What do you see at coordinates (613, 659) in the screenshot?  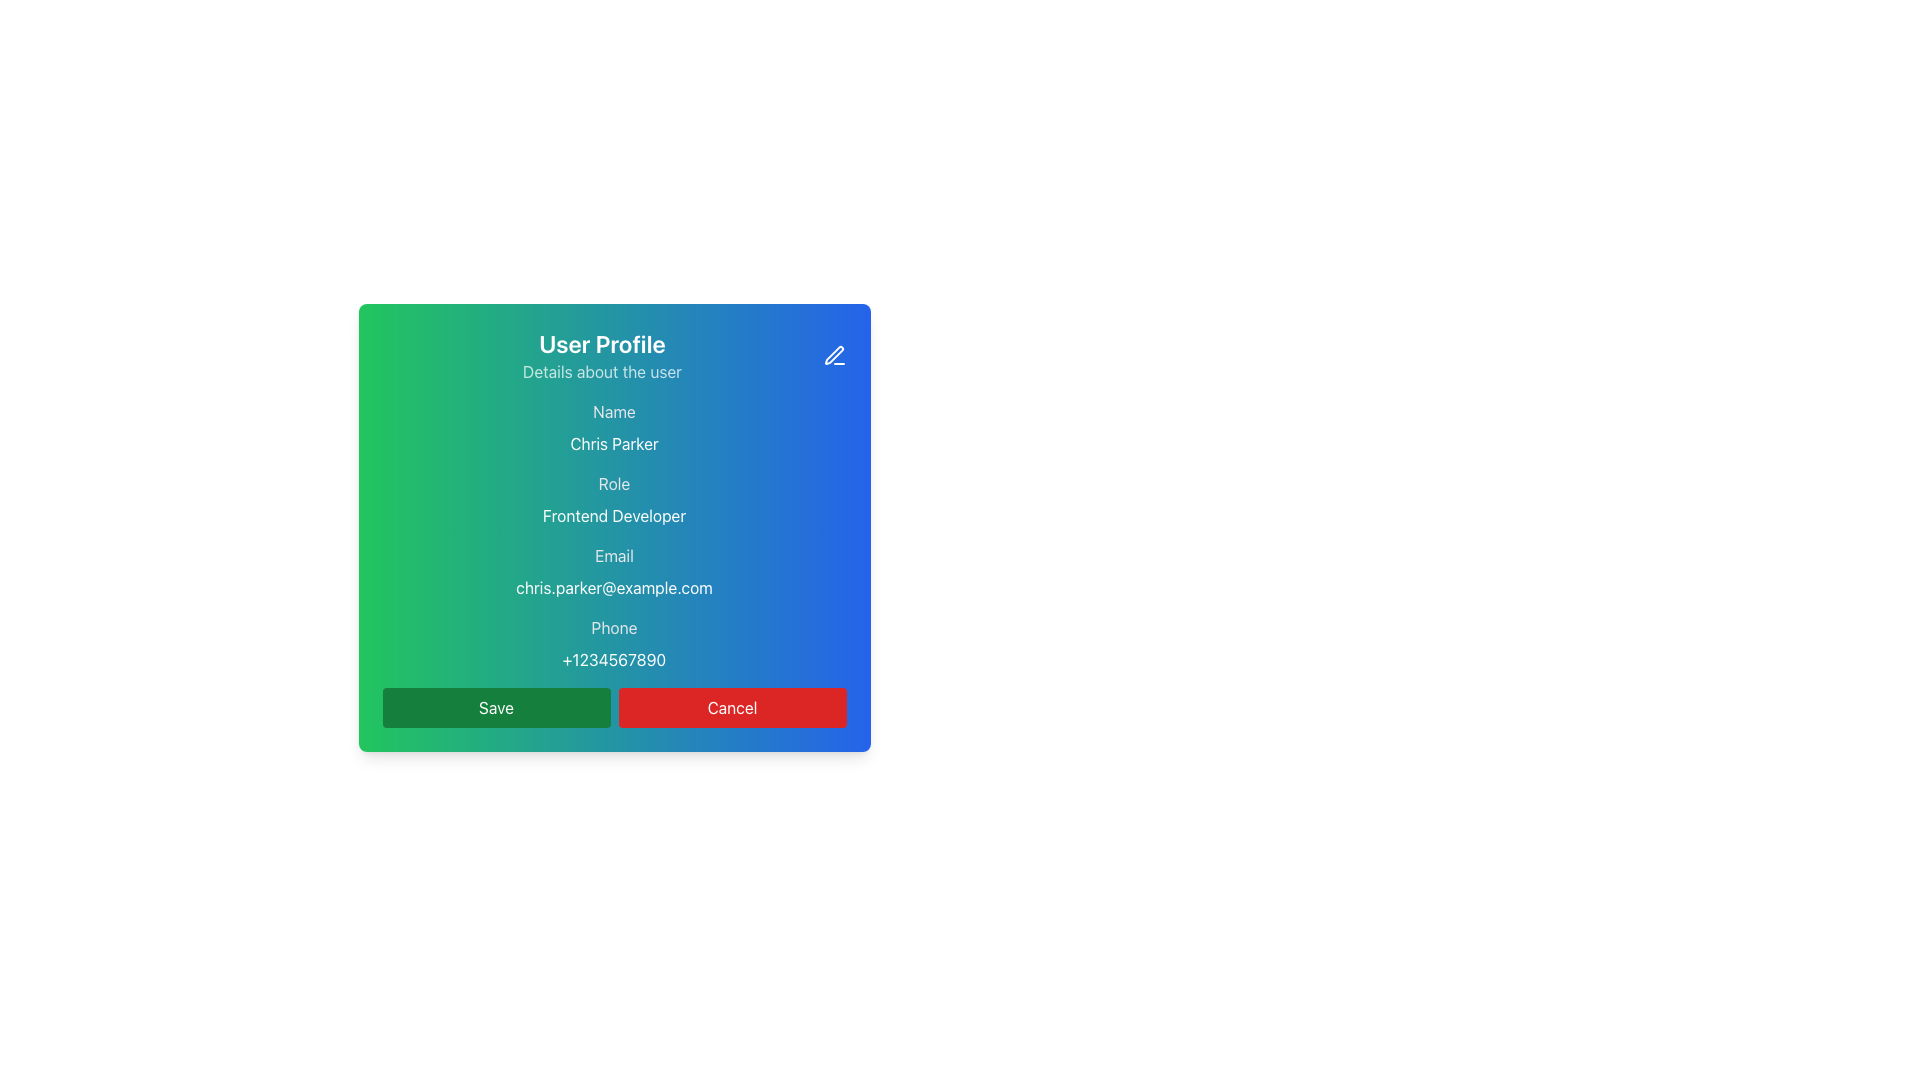 I see `the Static Text displaying '+1234567890' which is positioned below the 'Phone' label in the user profile card layout` at bounding box center [613, 659].